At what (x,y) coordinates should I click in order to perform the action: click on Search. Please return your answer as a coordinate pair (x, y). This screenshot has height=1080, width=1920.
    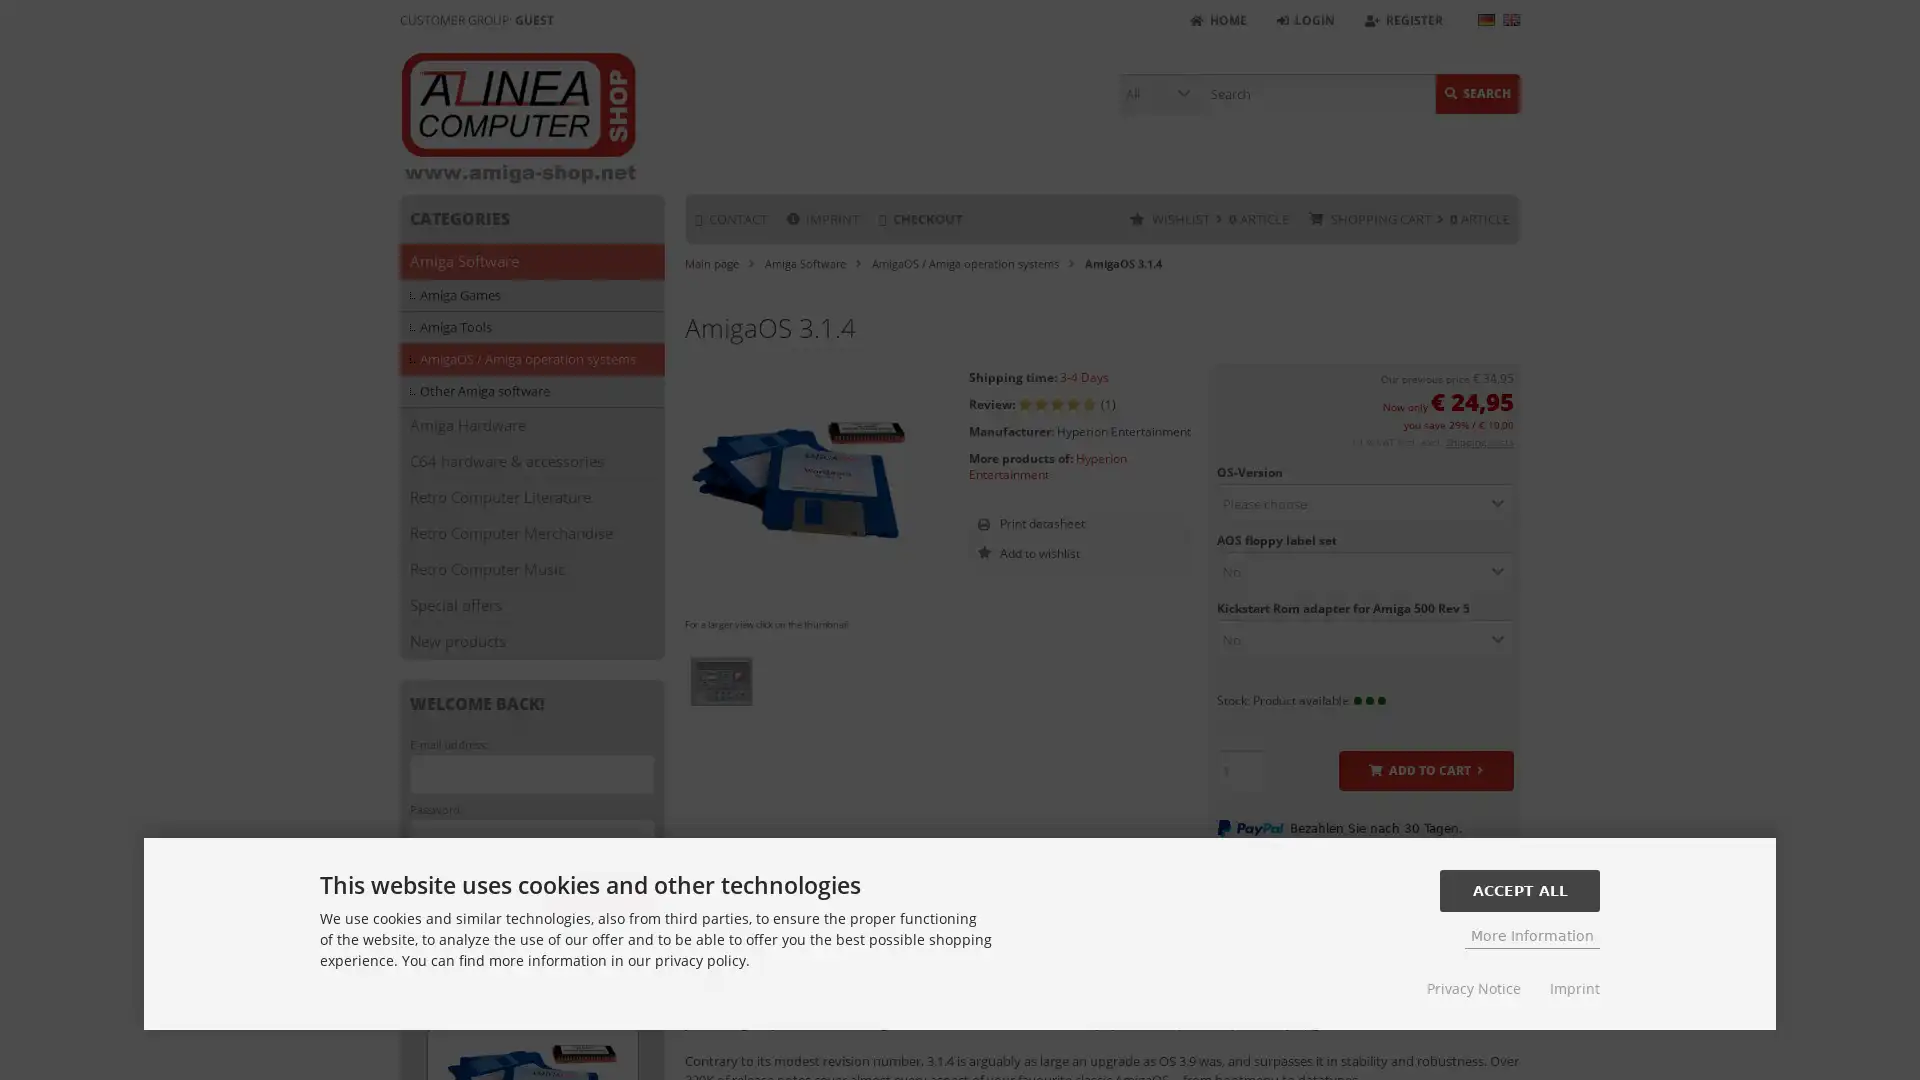
    Looking at the image, I should click on (1478, 93).